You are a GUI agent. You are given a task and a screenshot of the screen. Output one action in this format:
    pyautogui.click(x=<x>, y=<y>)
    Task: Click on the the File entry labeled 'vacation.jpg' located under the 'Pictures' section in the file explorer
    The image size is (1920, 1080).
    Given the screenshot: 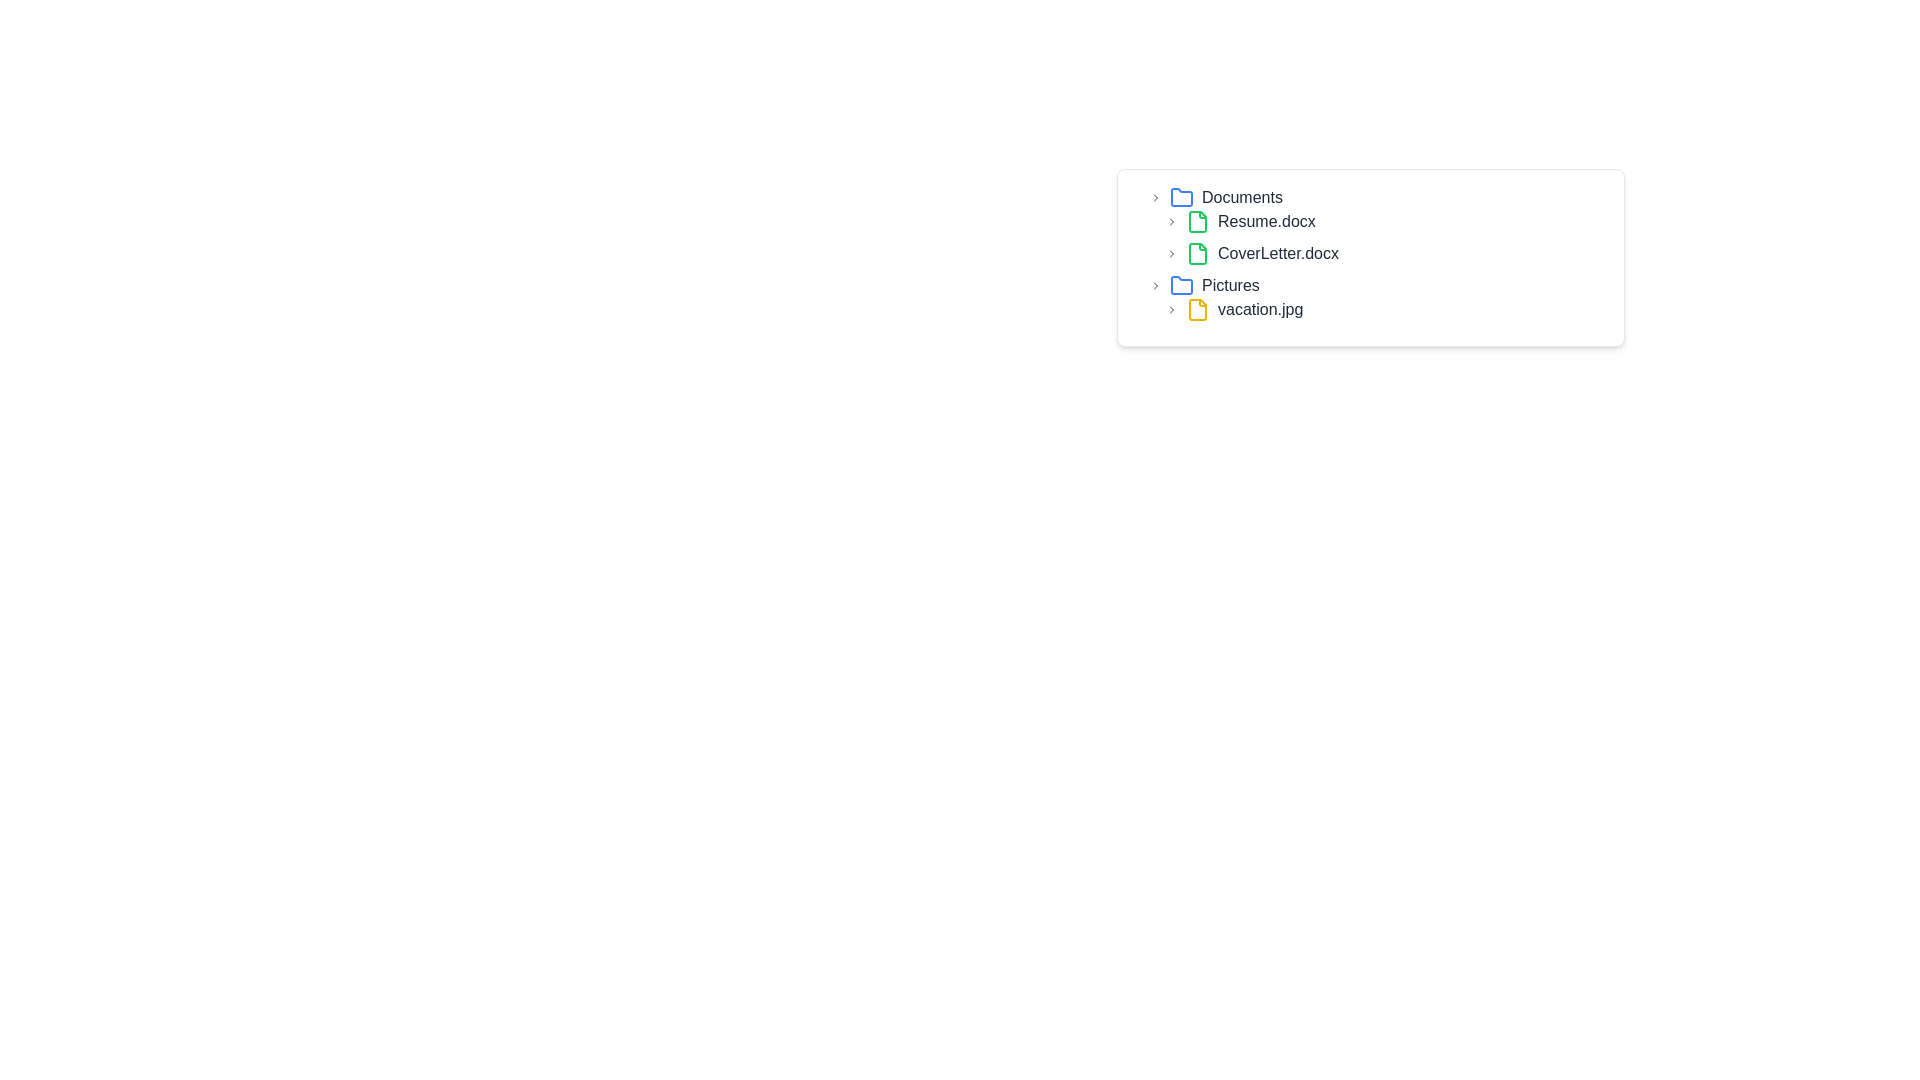 What is the action you would take?
    pyautogui.click(x=1386, y=309)
    